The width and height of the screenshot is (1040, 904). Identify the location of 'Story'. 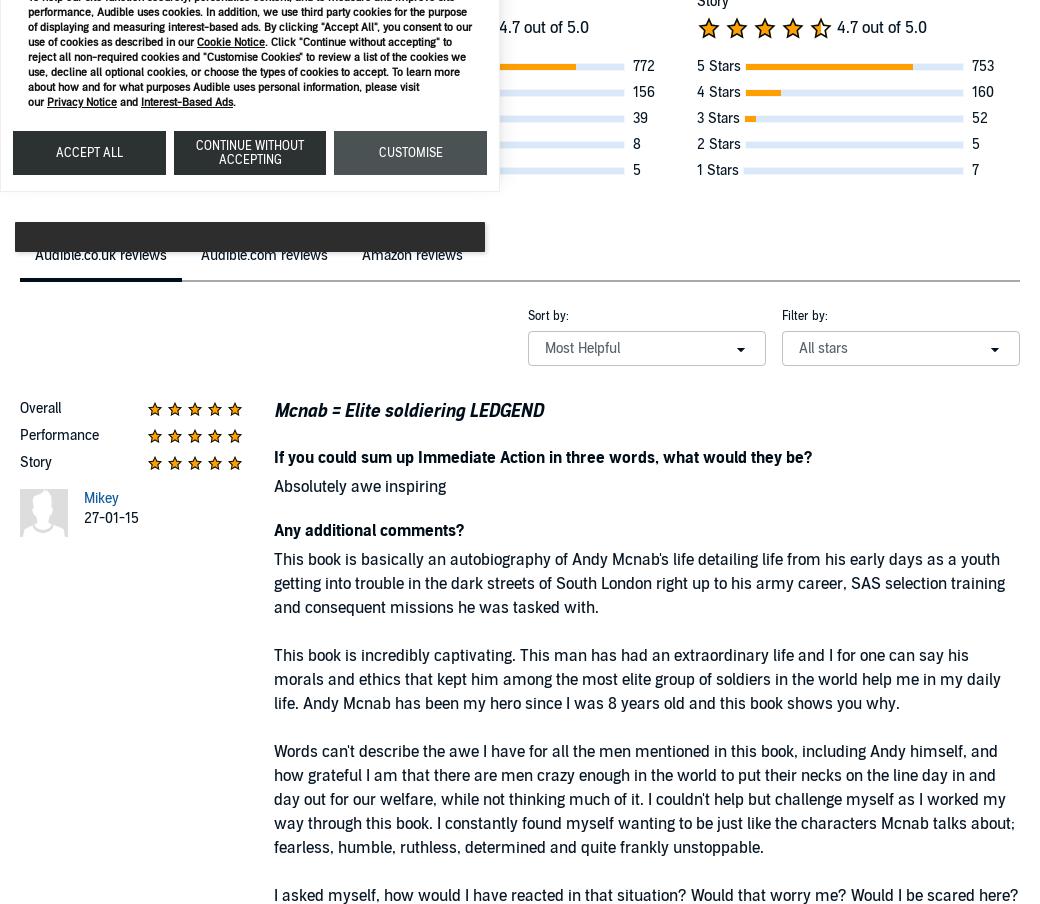
(34, 461).